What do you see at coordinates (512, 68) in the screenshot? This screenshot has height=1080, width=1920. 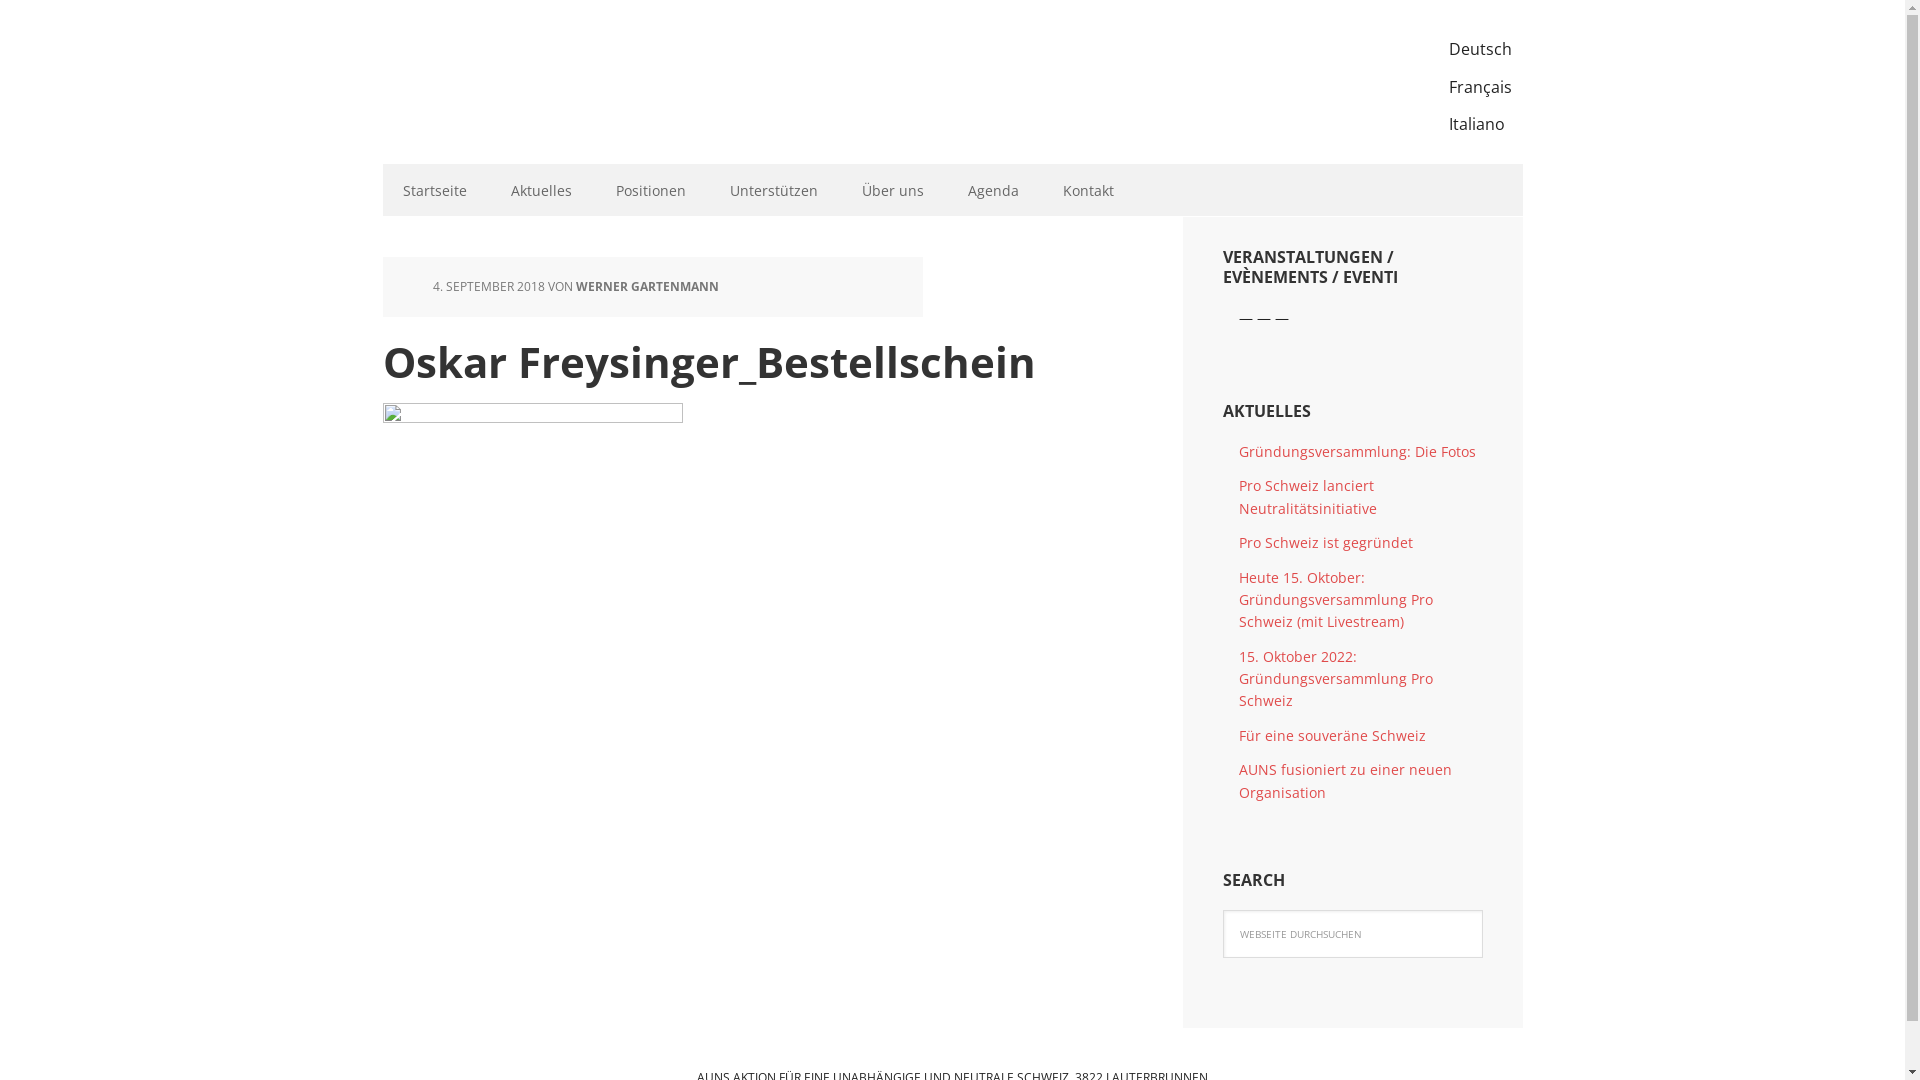 I see `'AUNS'` at bounding box center [512, 68].